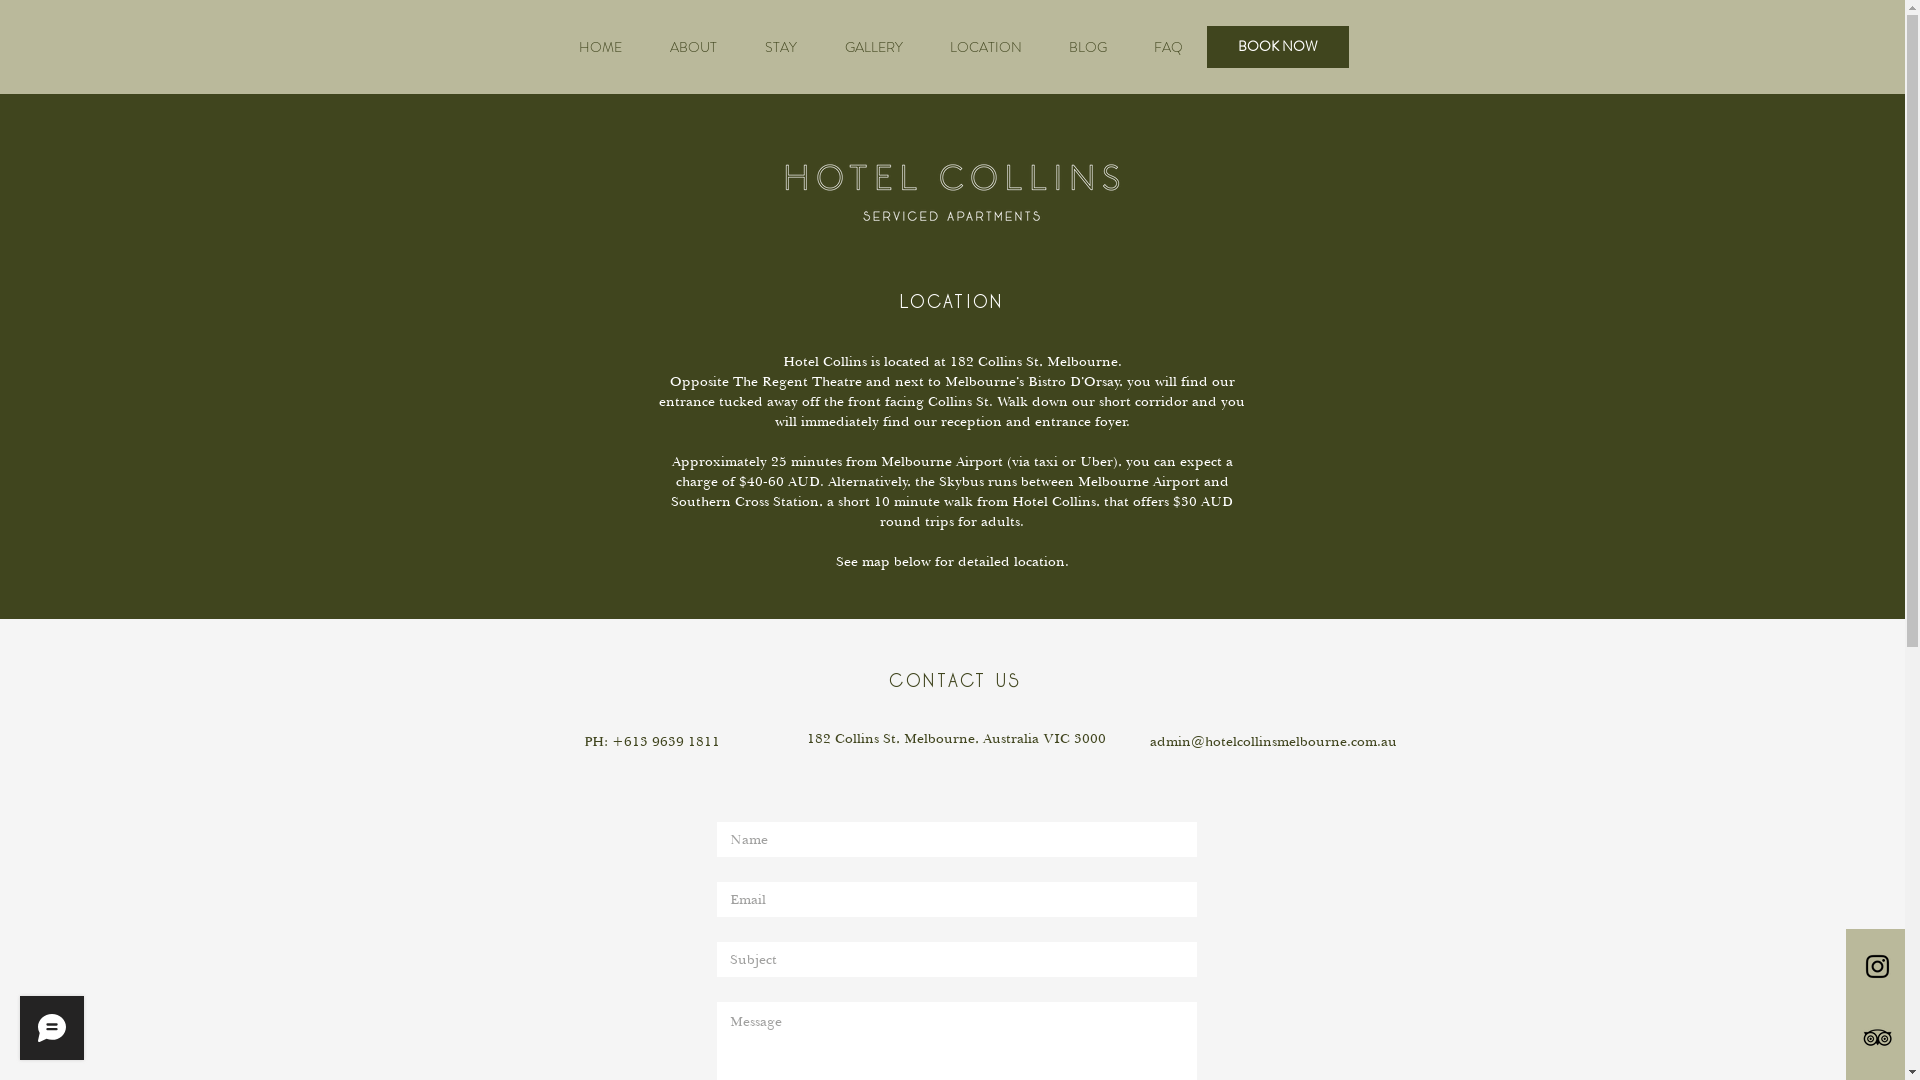 This screenshot has width=1920, height=1080. Describe the element at coordinates (1167, 45) in the screenshot. I see `'FAQ'` at that location.